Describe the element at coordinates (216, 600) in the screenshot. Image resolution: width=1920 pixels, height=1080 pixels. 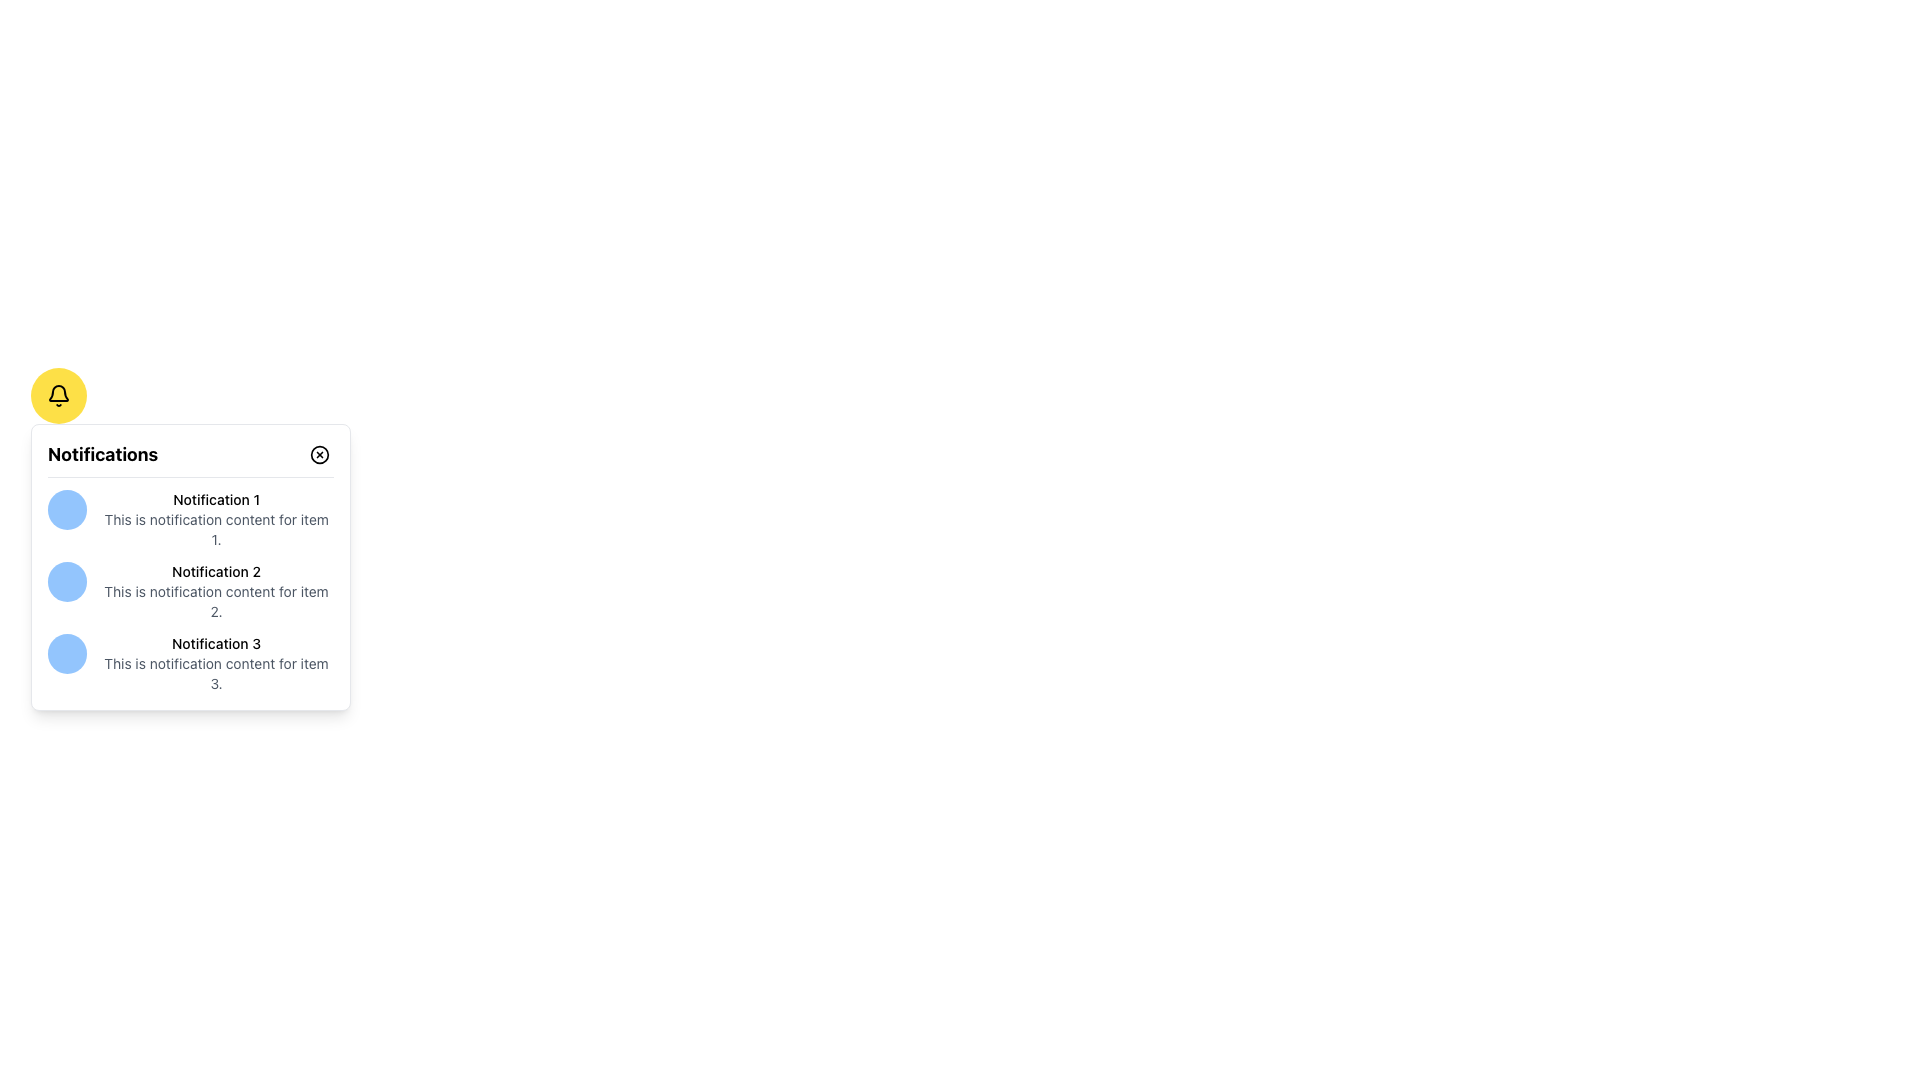
I see `descriptive text located under 'Notification 2' in the notifications panel, which provides further information about the second notification` at that location.